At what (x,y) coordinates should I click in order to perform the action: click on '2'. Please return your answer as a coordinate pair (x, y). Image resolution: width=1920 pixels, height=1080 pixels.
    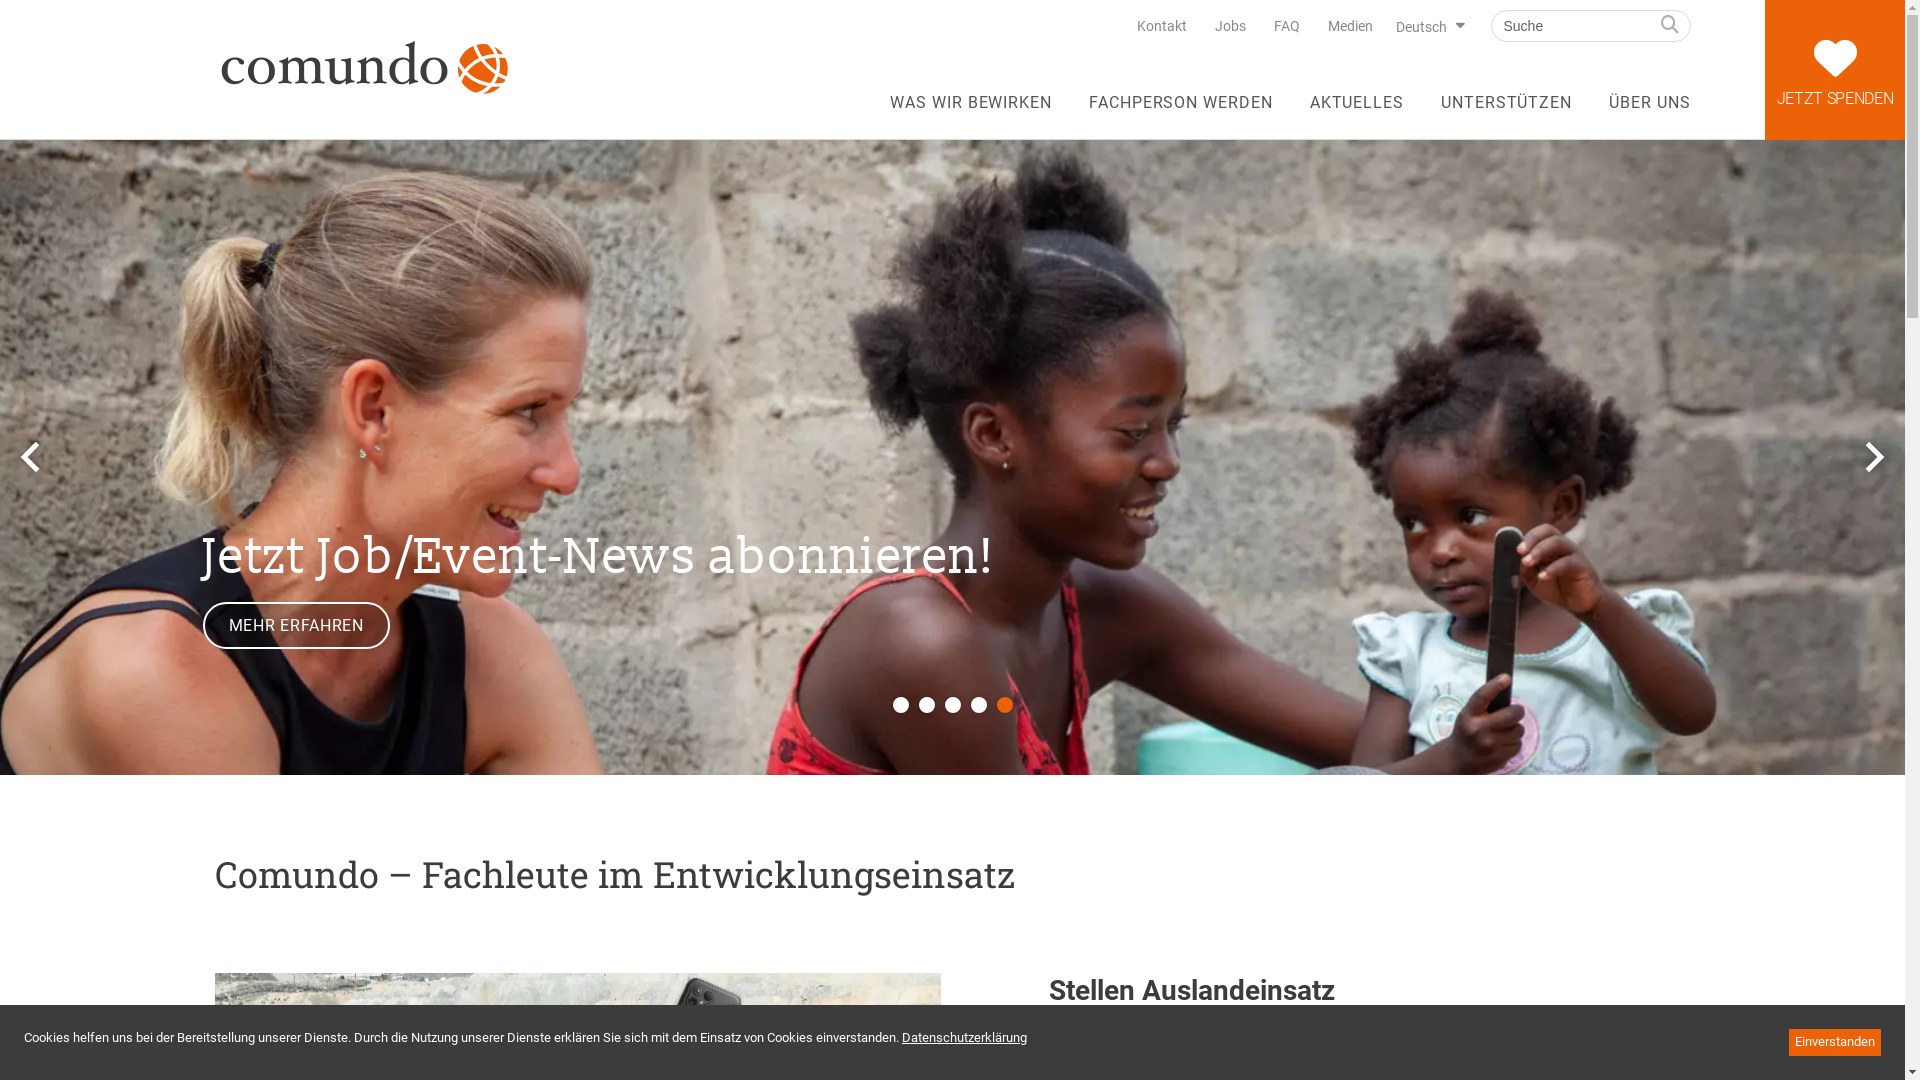
    Looking at the image, I should click on (925, 704).